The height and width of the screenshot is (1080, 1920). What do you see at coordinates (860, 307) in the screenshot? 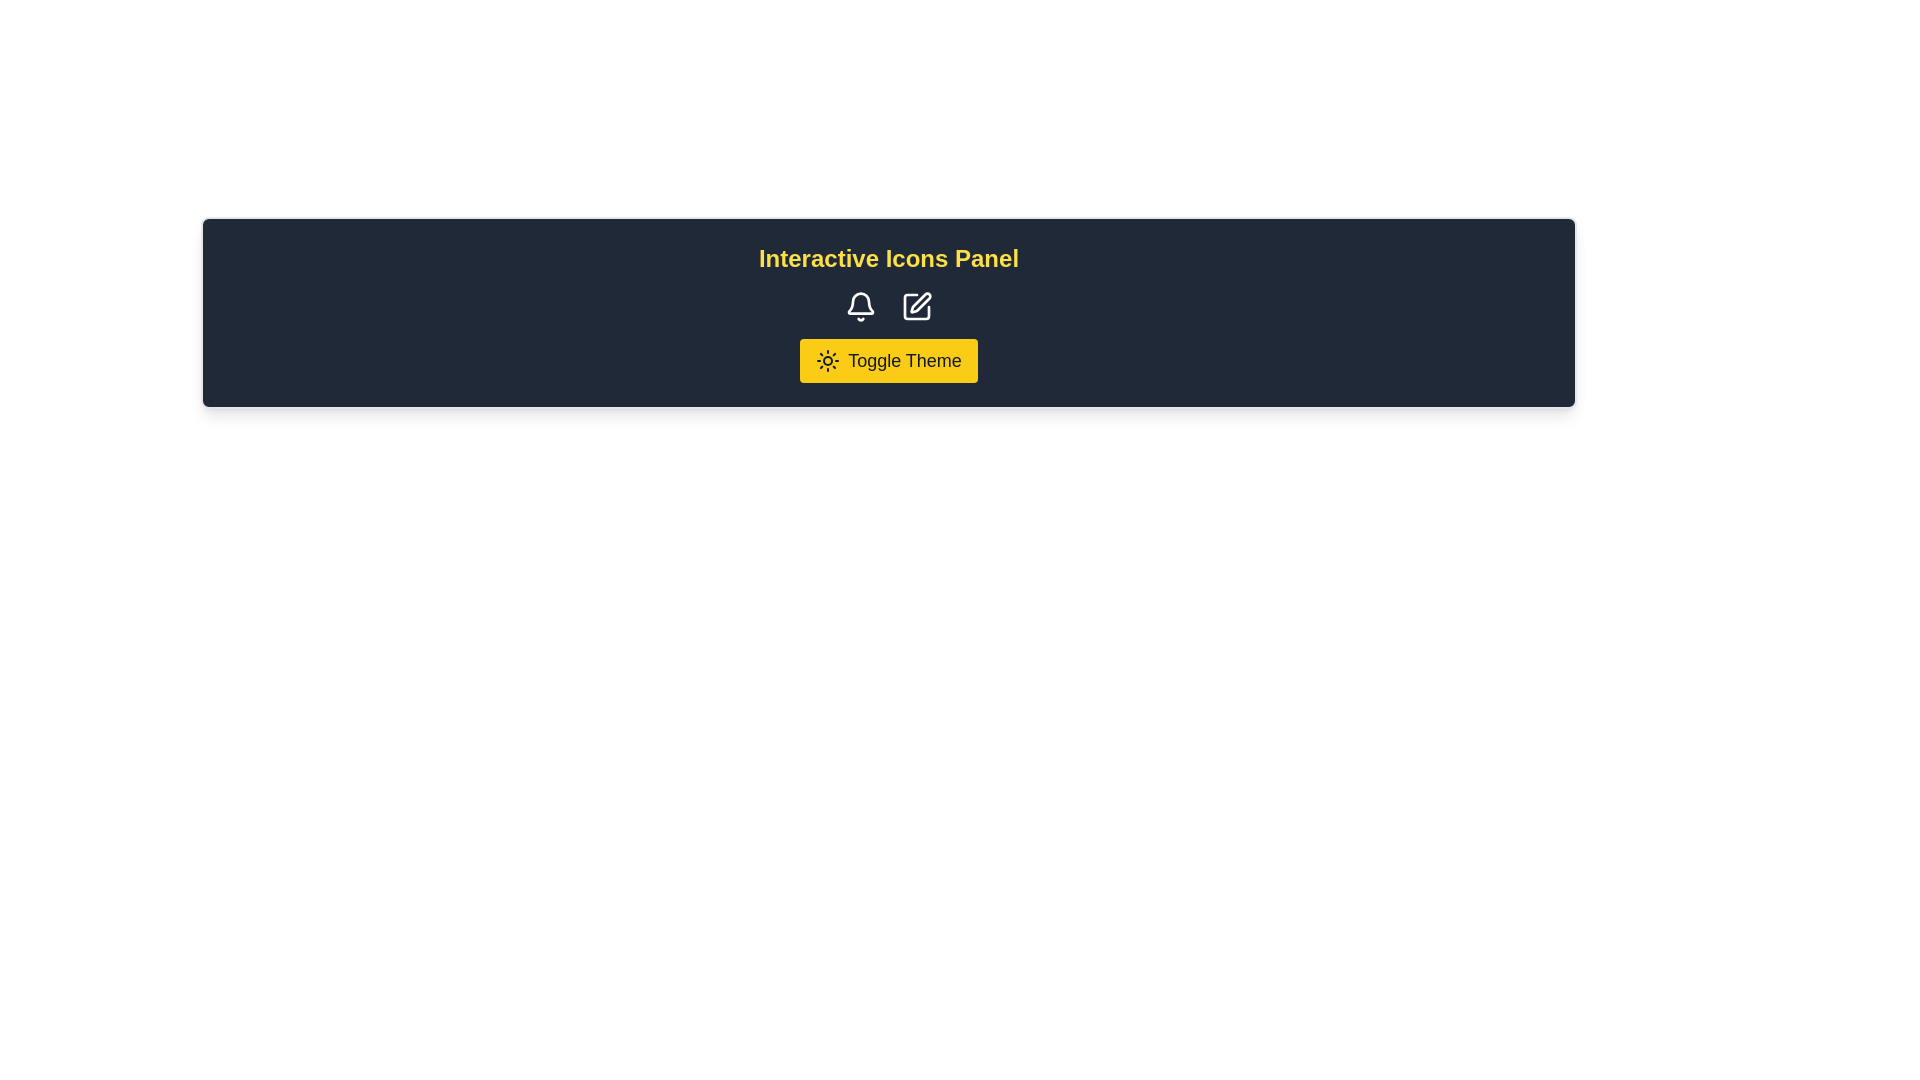
I see `the bell icon in the black header section to trigger visual feedback` at bounding box center [860, 307].